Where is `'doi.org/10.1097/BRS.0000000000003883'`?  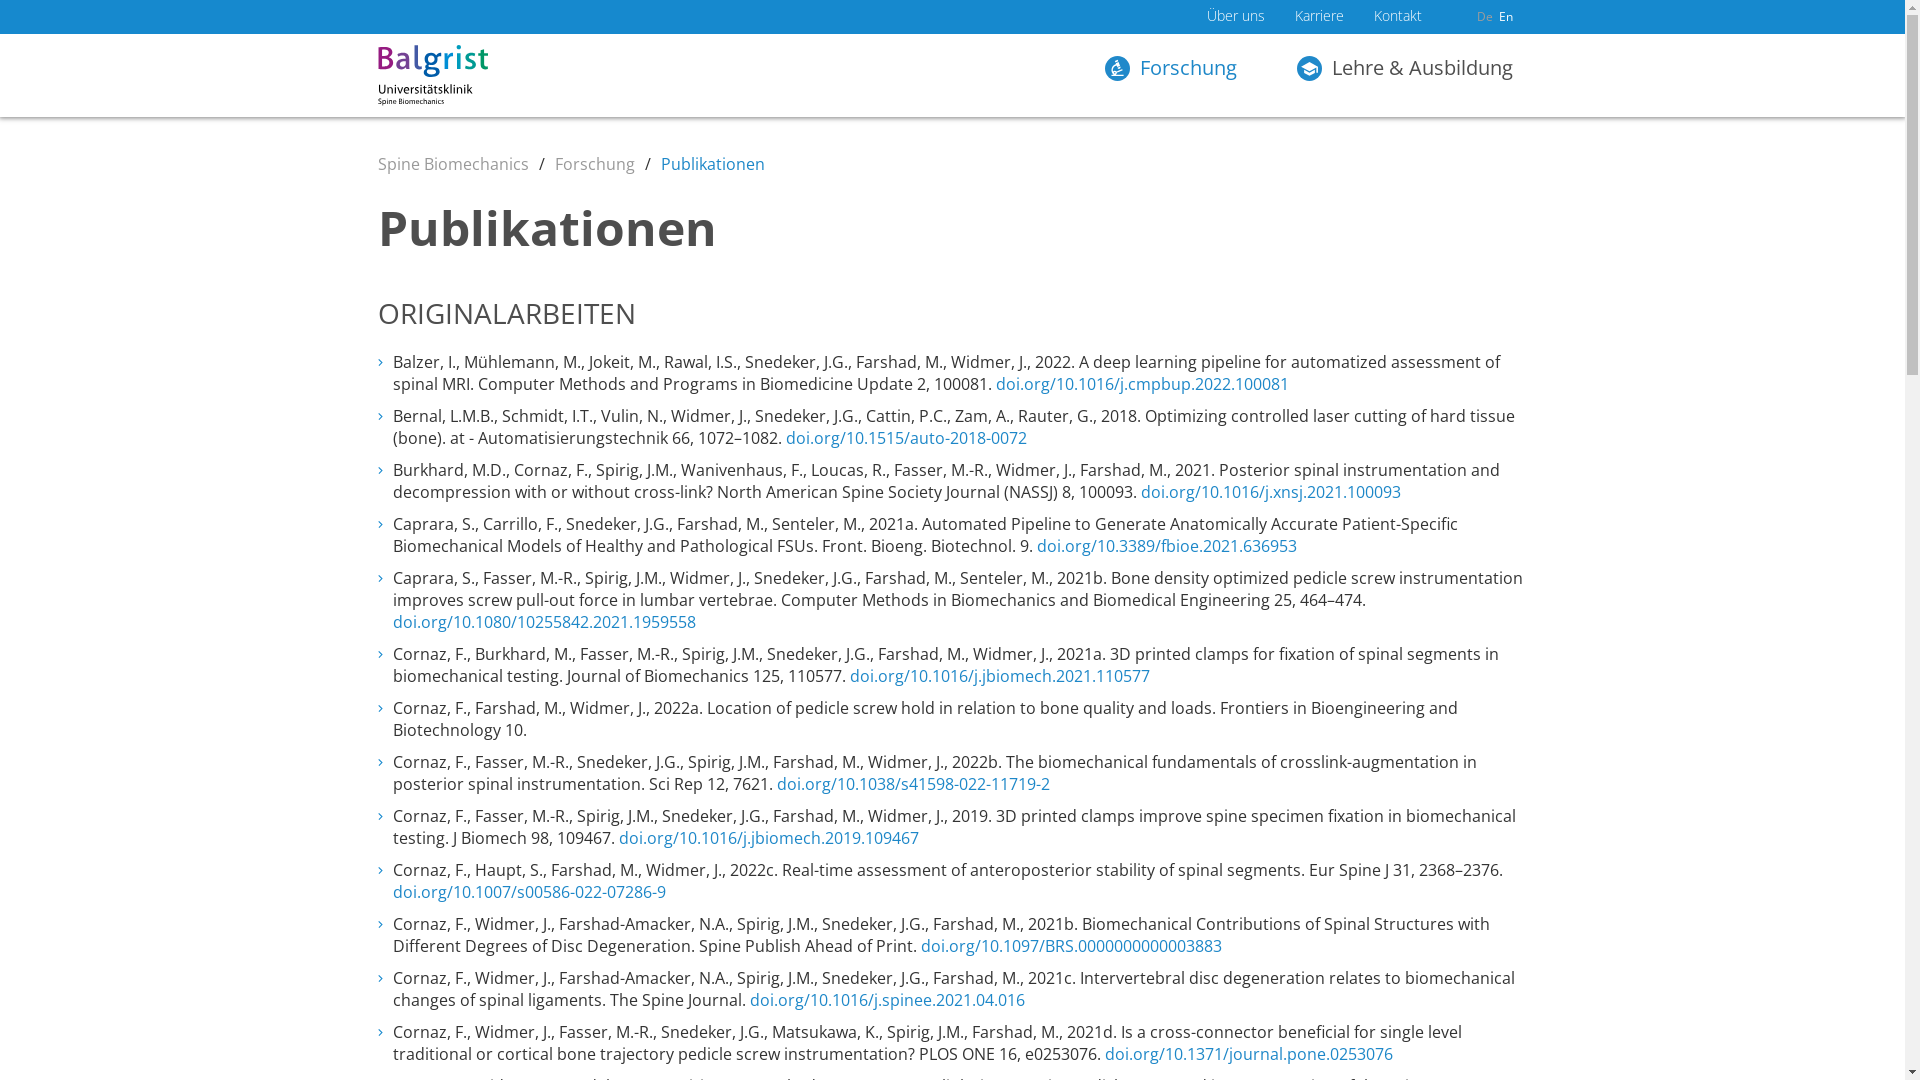
'doi.org/10.1097/BRS.0000000000003883' is located at coordinates (1069, 945).